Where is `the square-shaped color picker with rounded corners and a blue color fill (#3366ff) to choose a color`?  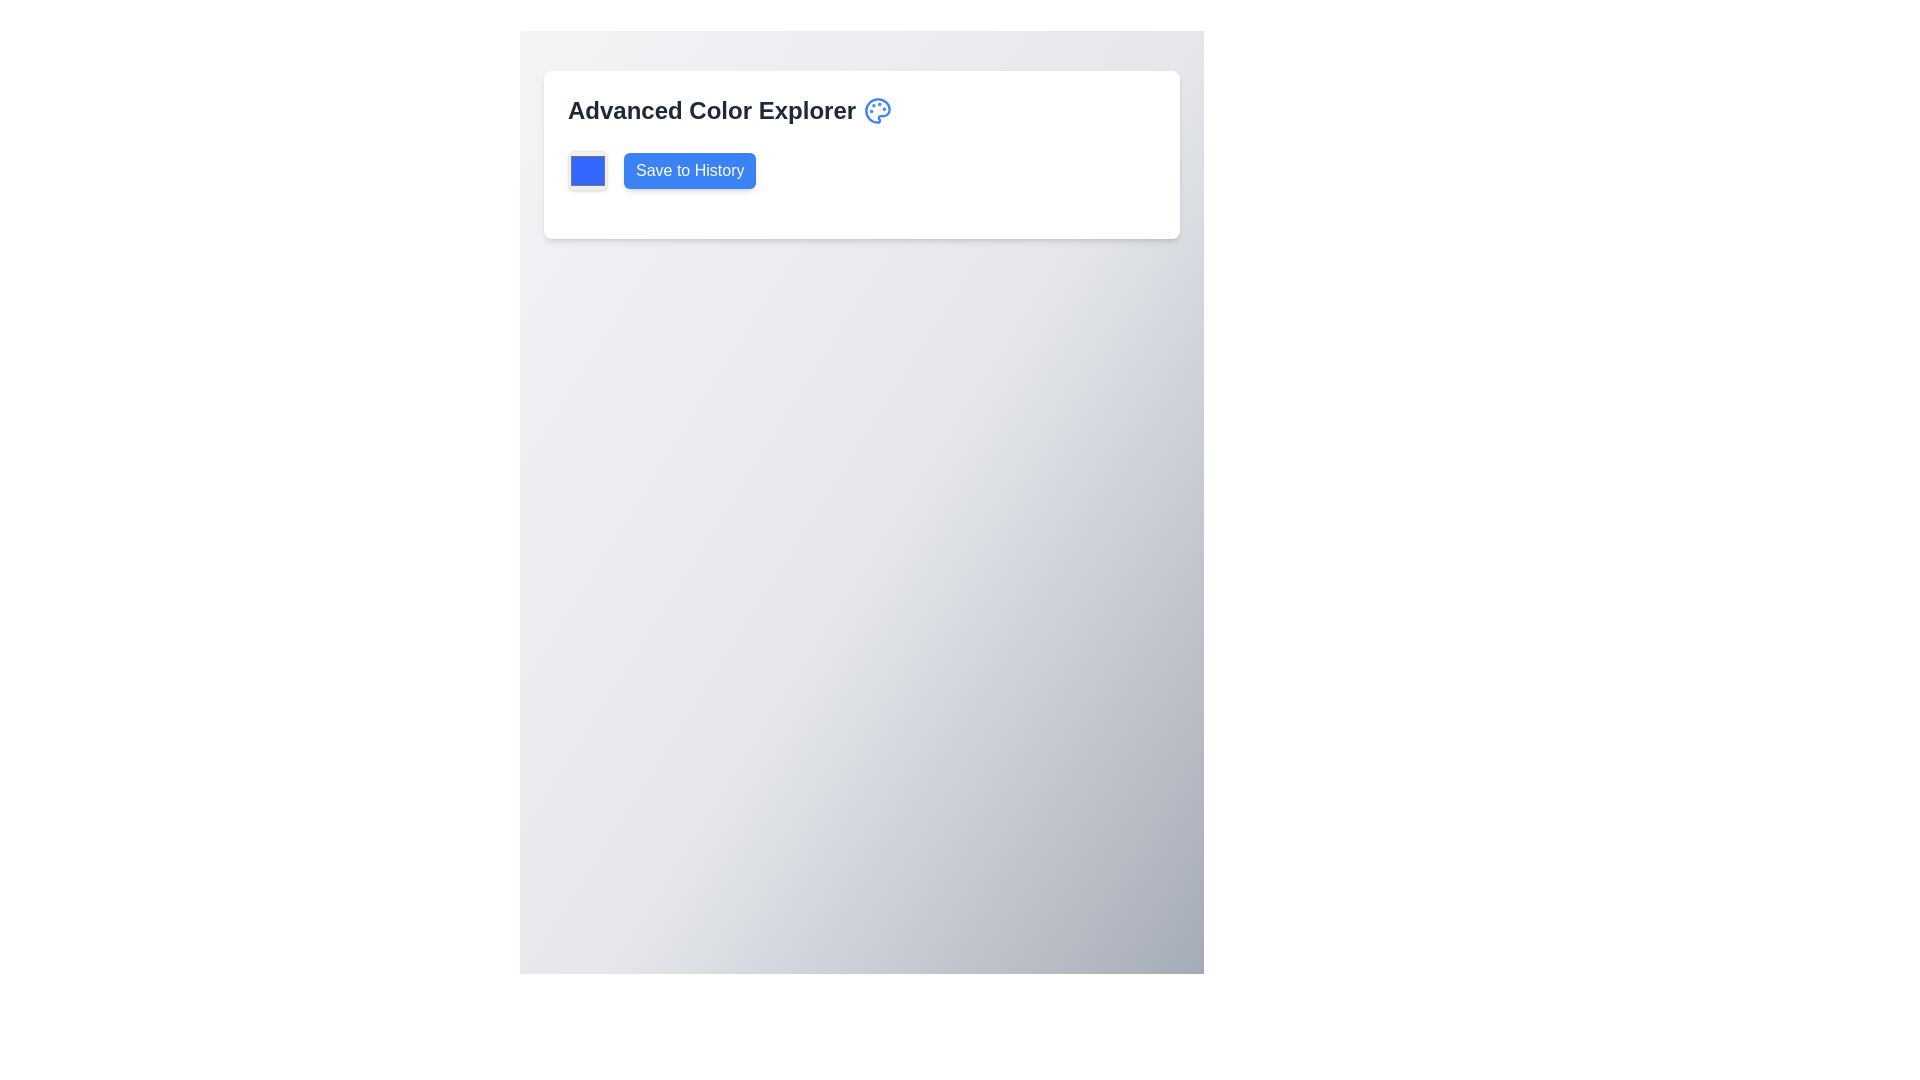 the square-shaped color picker with rounded corners and a blue color fill (#3366ff) to choose a color is located at coordinates (587, 169).